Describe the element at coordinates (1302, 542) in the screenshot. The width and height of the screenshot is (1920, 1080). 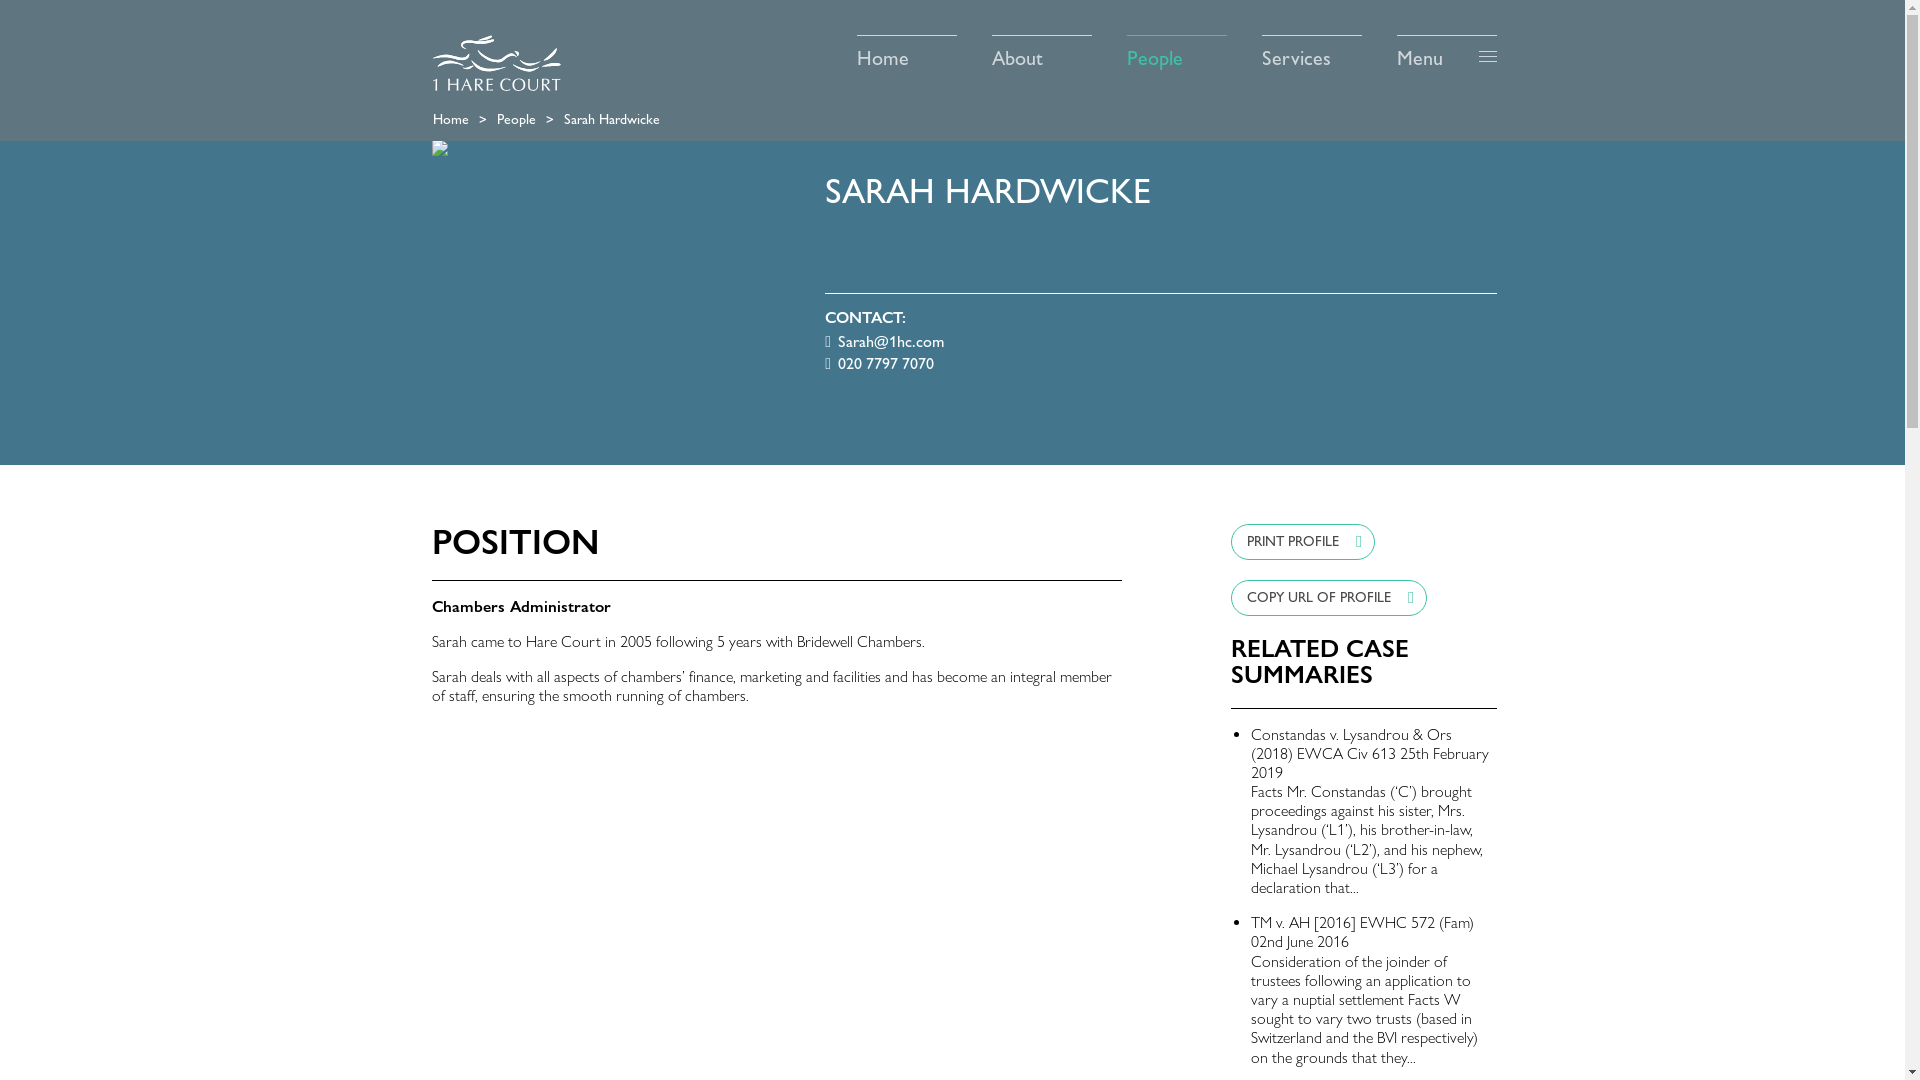
I see `'PRINT PROFILE'` at that location.